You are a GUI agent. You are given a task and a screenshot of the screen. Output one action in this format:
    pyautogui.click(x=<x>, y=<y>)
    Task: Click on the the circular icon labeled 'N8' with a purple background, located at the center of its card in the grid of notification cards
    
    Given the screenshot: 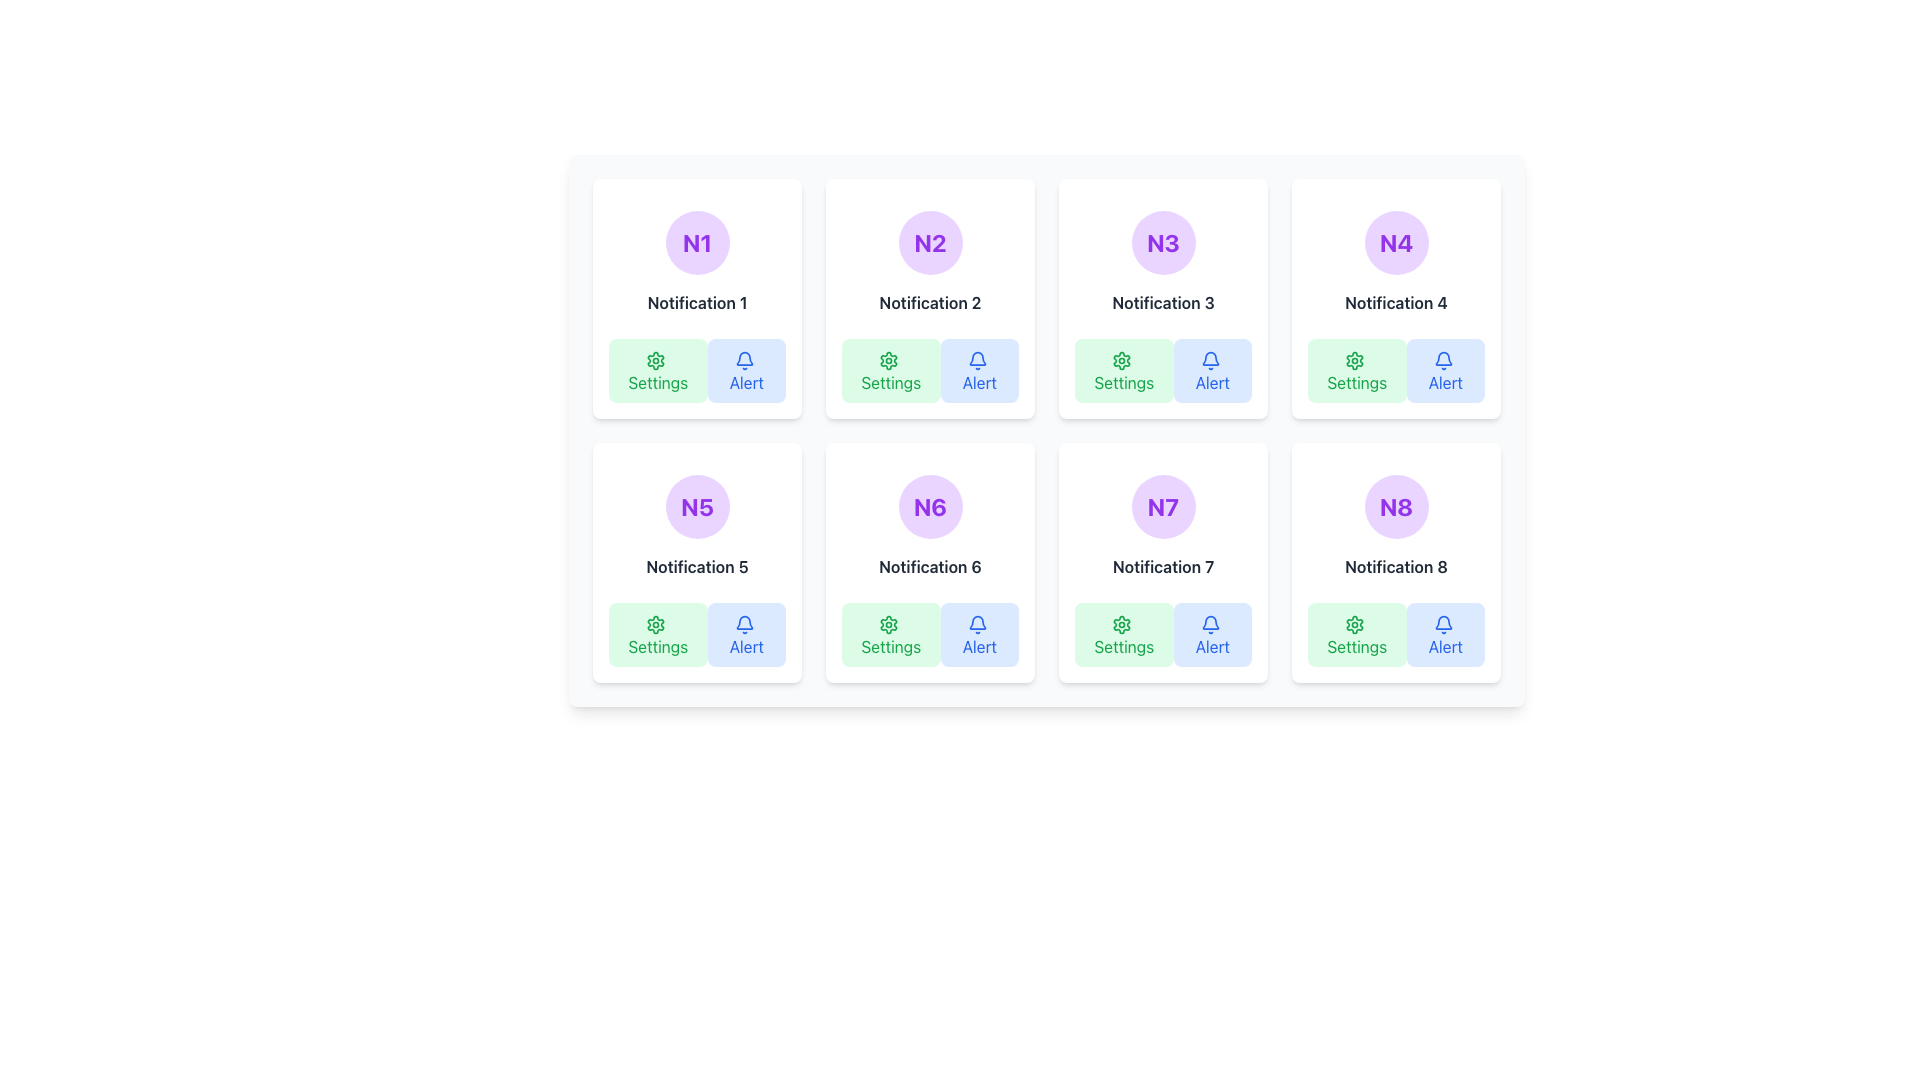 What is the action you would take?
    pyautogui.click(x=1395, y=505)
    